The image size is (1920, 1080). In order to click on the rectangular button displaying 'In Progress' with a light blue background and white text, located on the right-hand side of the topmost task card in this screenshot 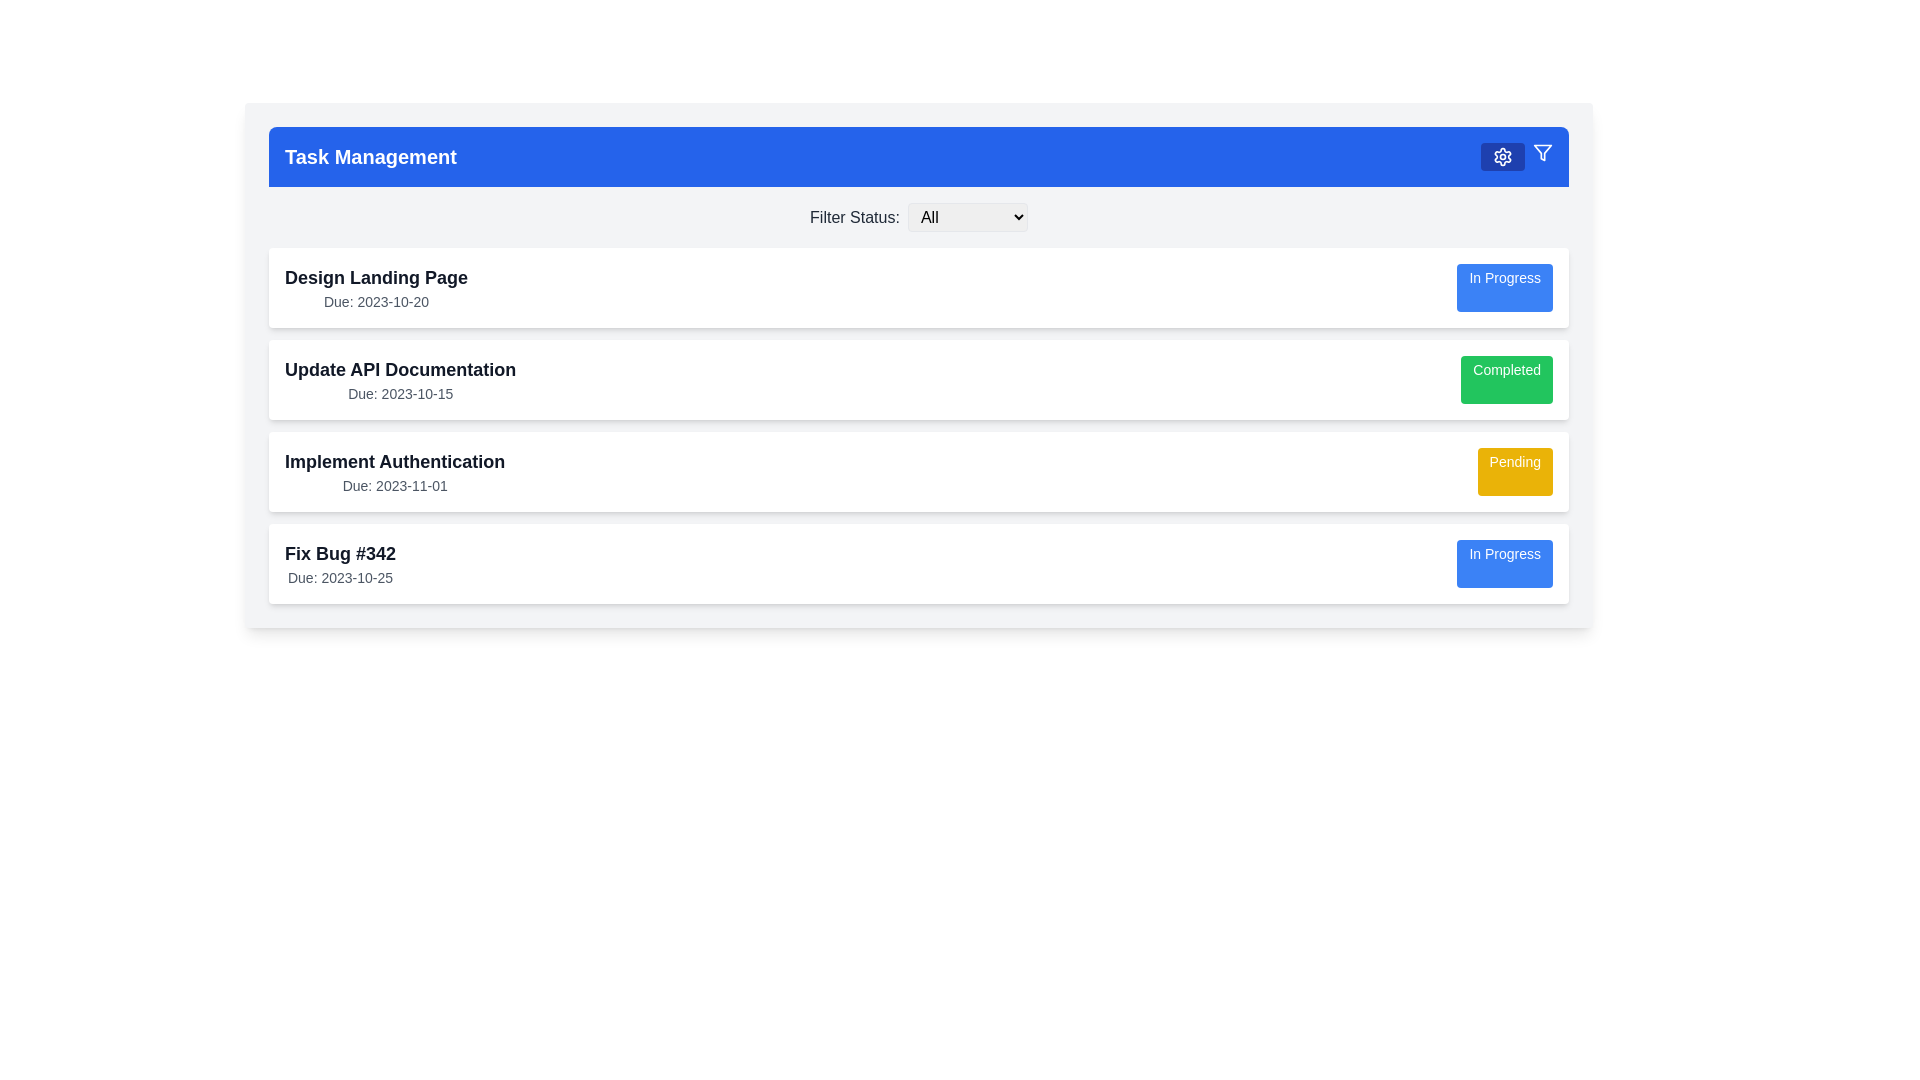, I will do `click(1505, 288)`.